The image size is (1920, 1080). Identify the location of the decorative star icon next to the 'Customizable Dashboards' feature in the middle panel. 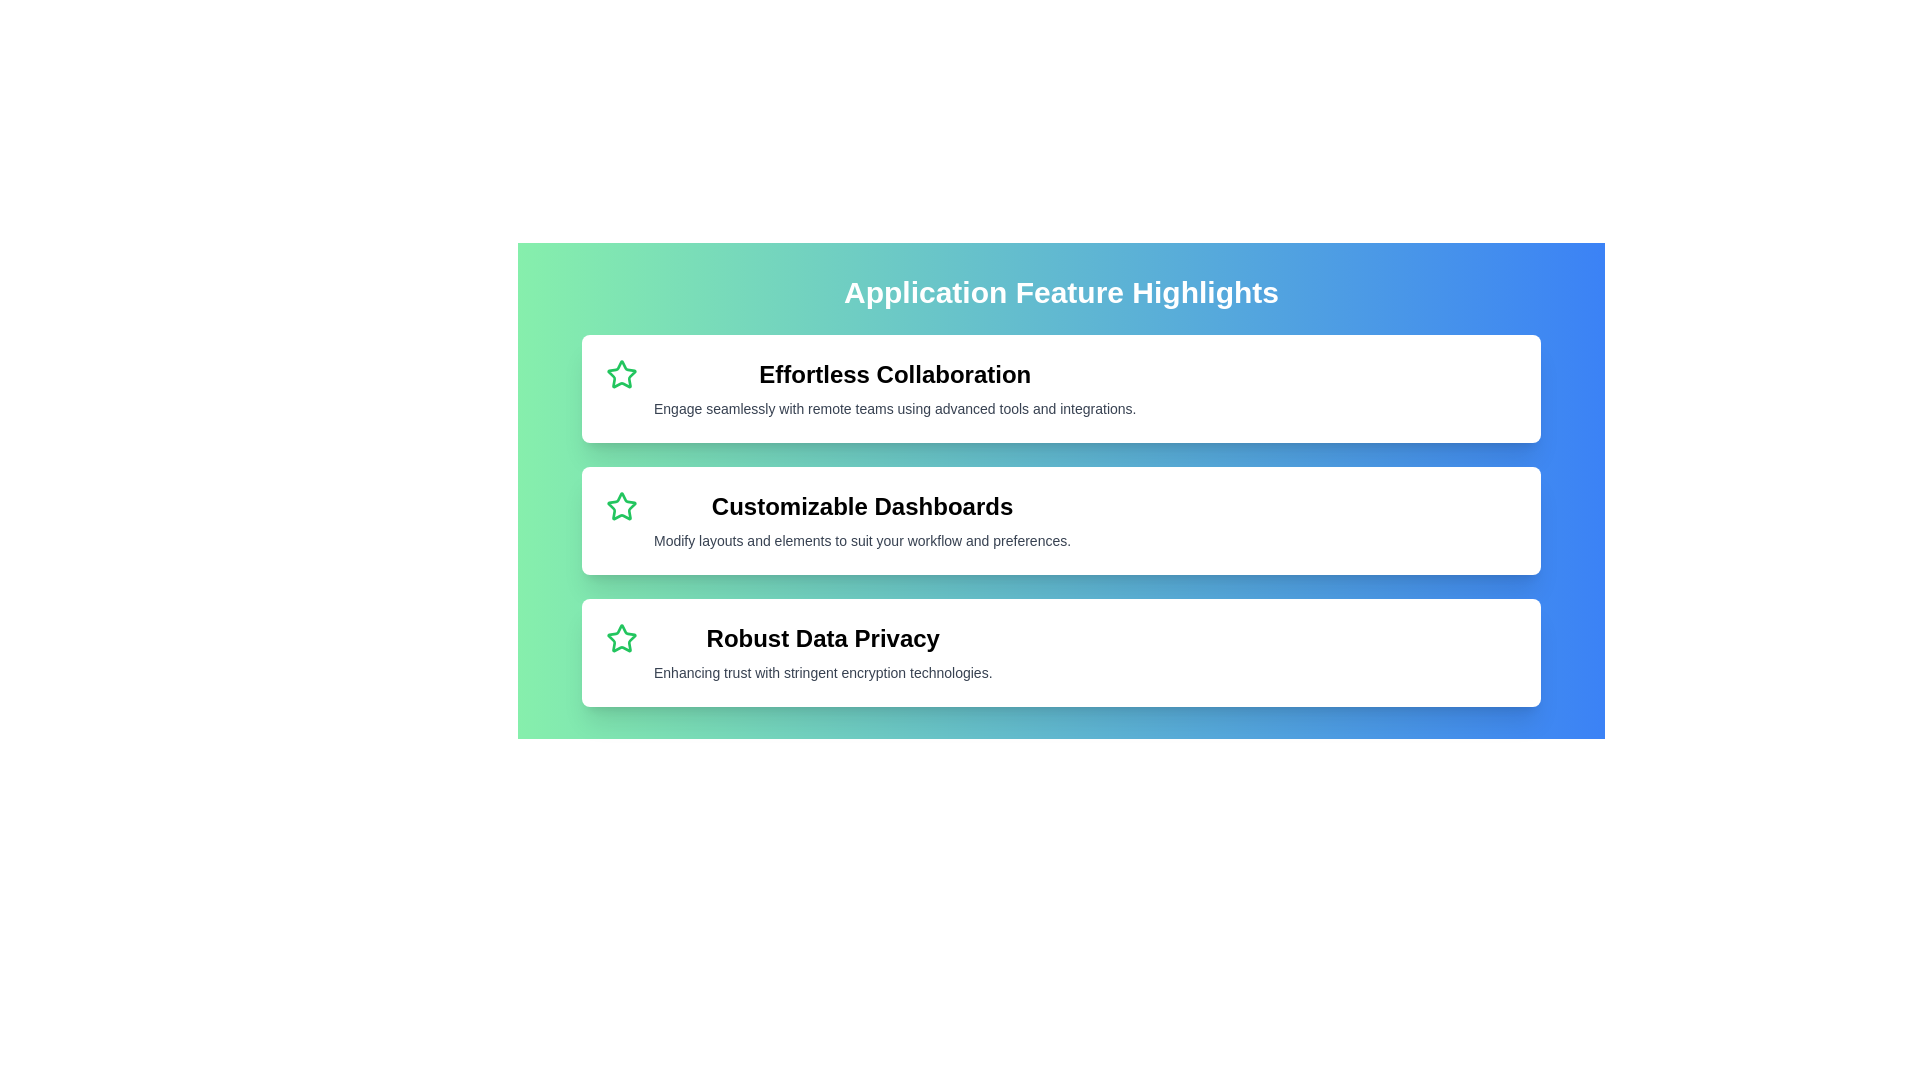
(621, 505).